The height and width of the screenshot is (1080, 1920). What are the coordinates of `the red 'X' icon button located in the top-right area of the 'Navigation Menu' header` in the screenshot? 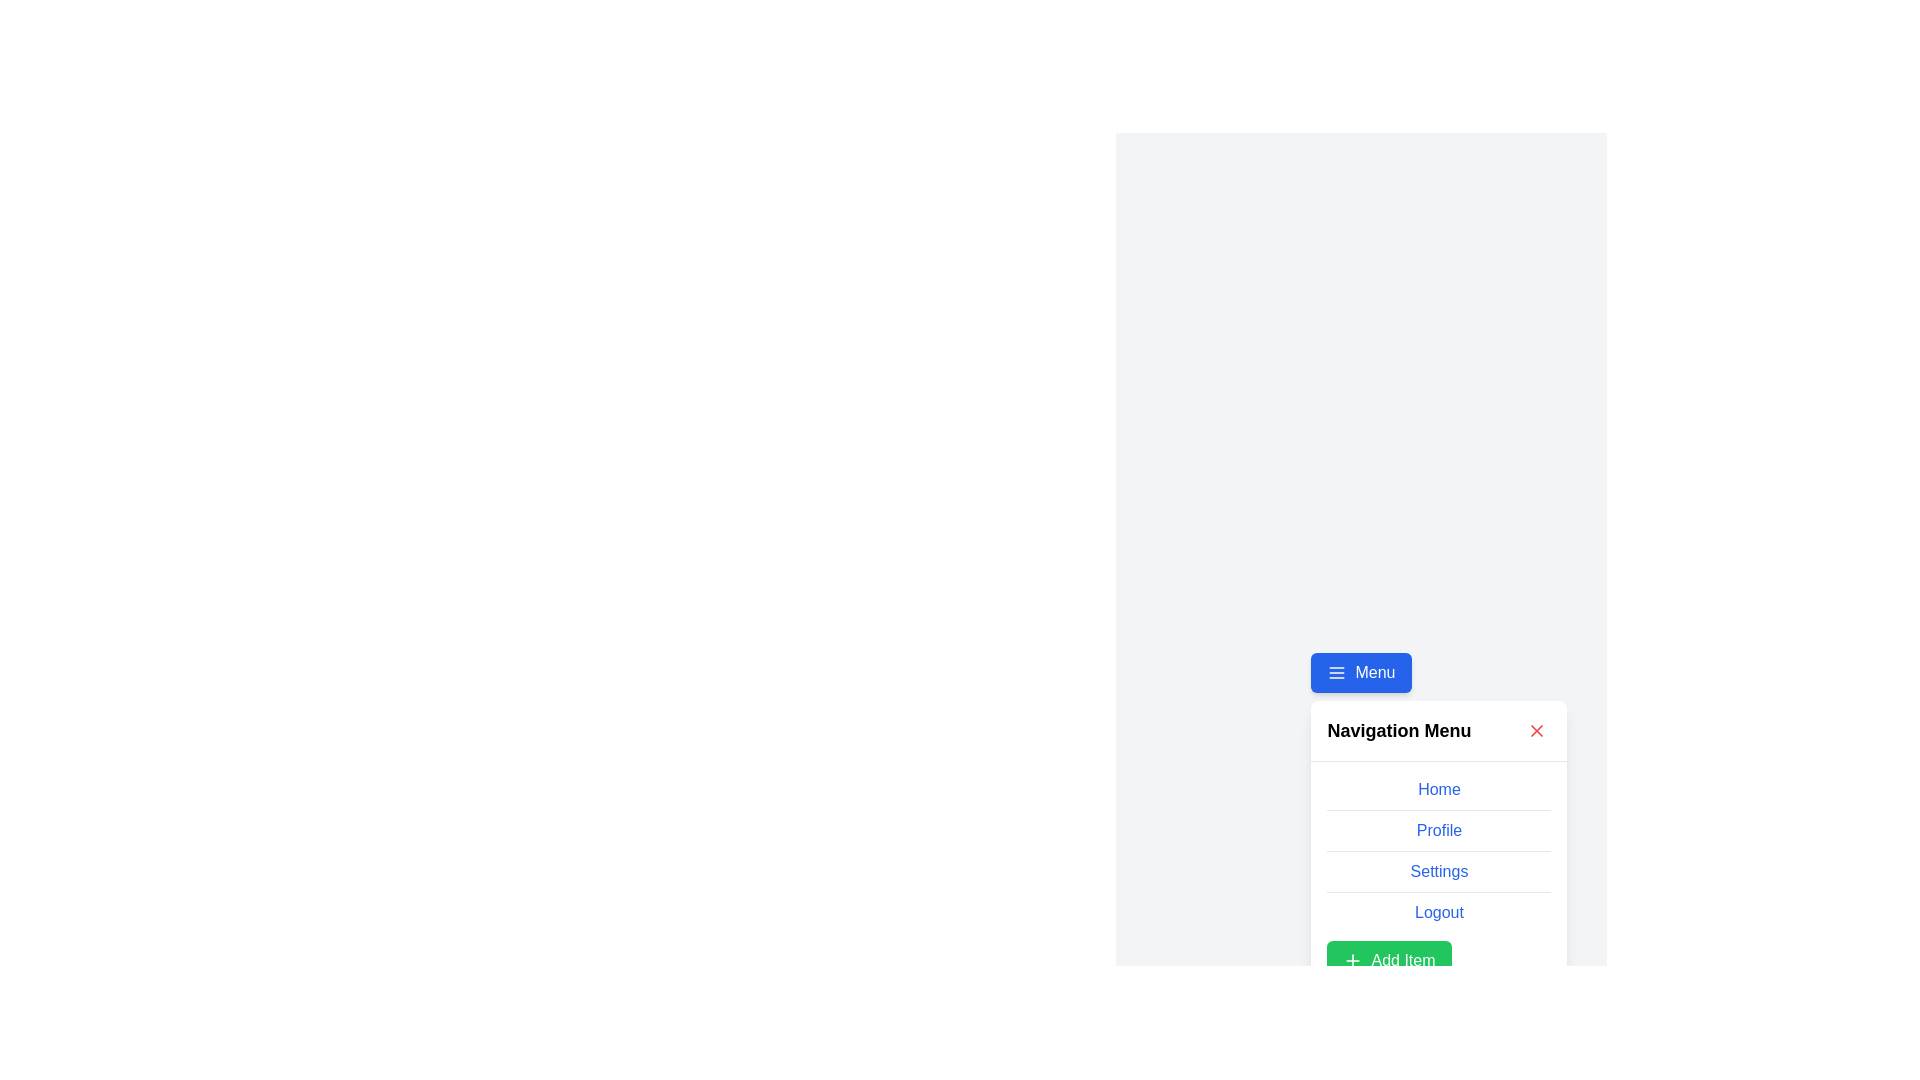 It's located at (1536, 731).